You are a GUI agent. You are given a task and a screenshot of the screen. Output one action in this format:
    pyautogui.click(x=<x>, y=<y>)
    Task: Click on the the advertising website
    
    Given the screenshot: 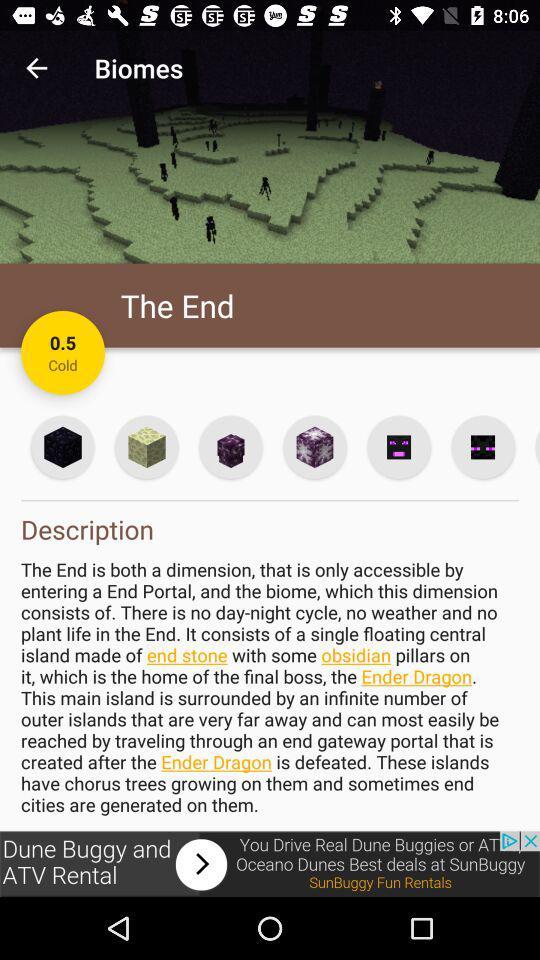 What is the action you would take?
    pyautogui.click(x=270, y=863)
    